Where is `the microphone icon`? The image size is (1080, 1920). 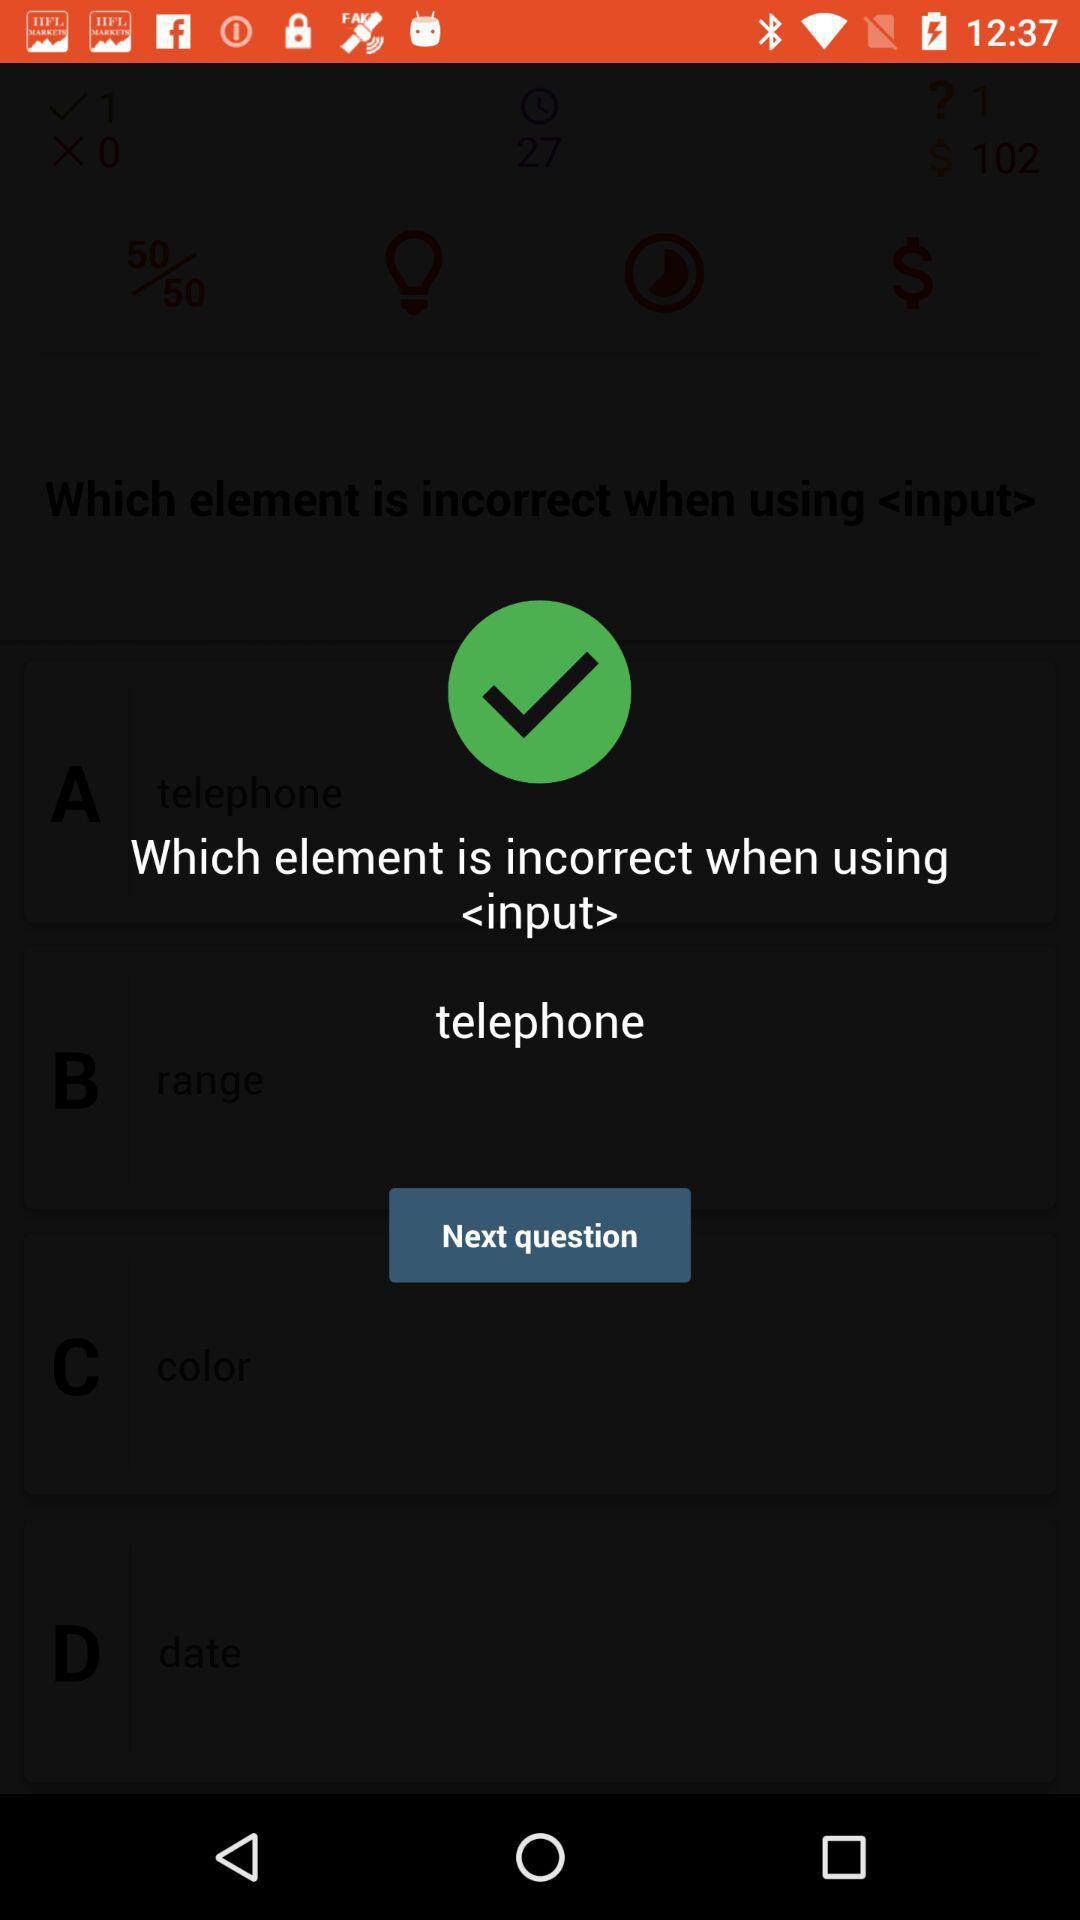 the microphone icon is located at coordinates (413, 272).